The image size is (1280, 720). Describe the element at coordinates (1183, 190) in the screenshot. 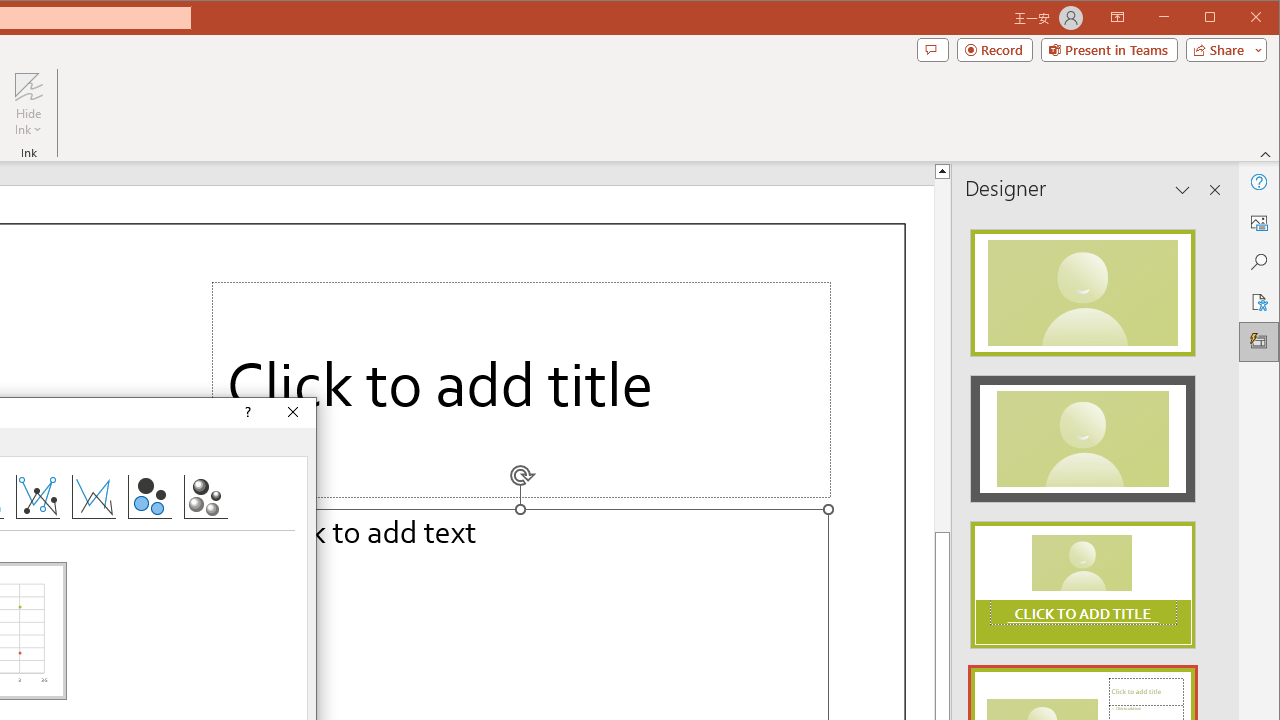

I see `'Task Pane Options'` at that location.